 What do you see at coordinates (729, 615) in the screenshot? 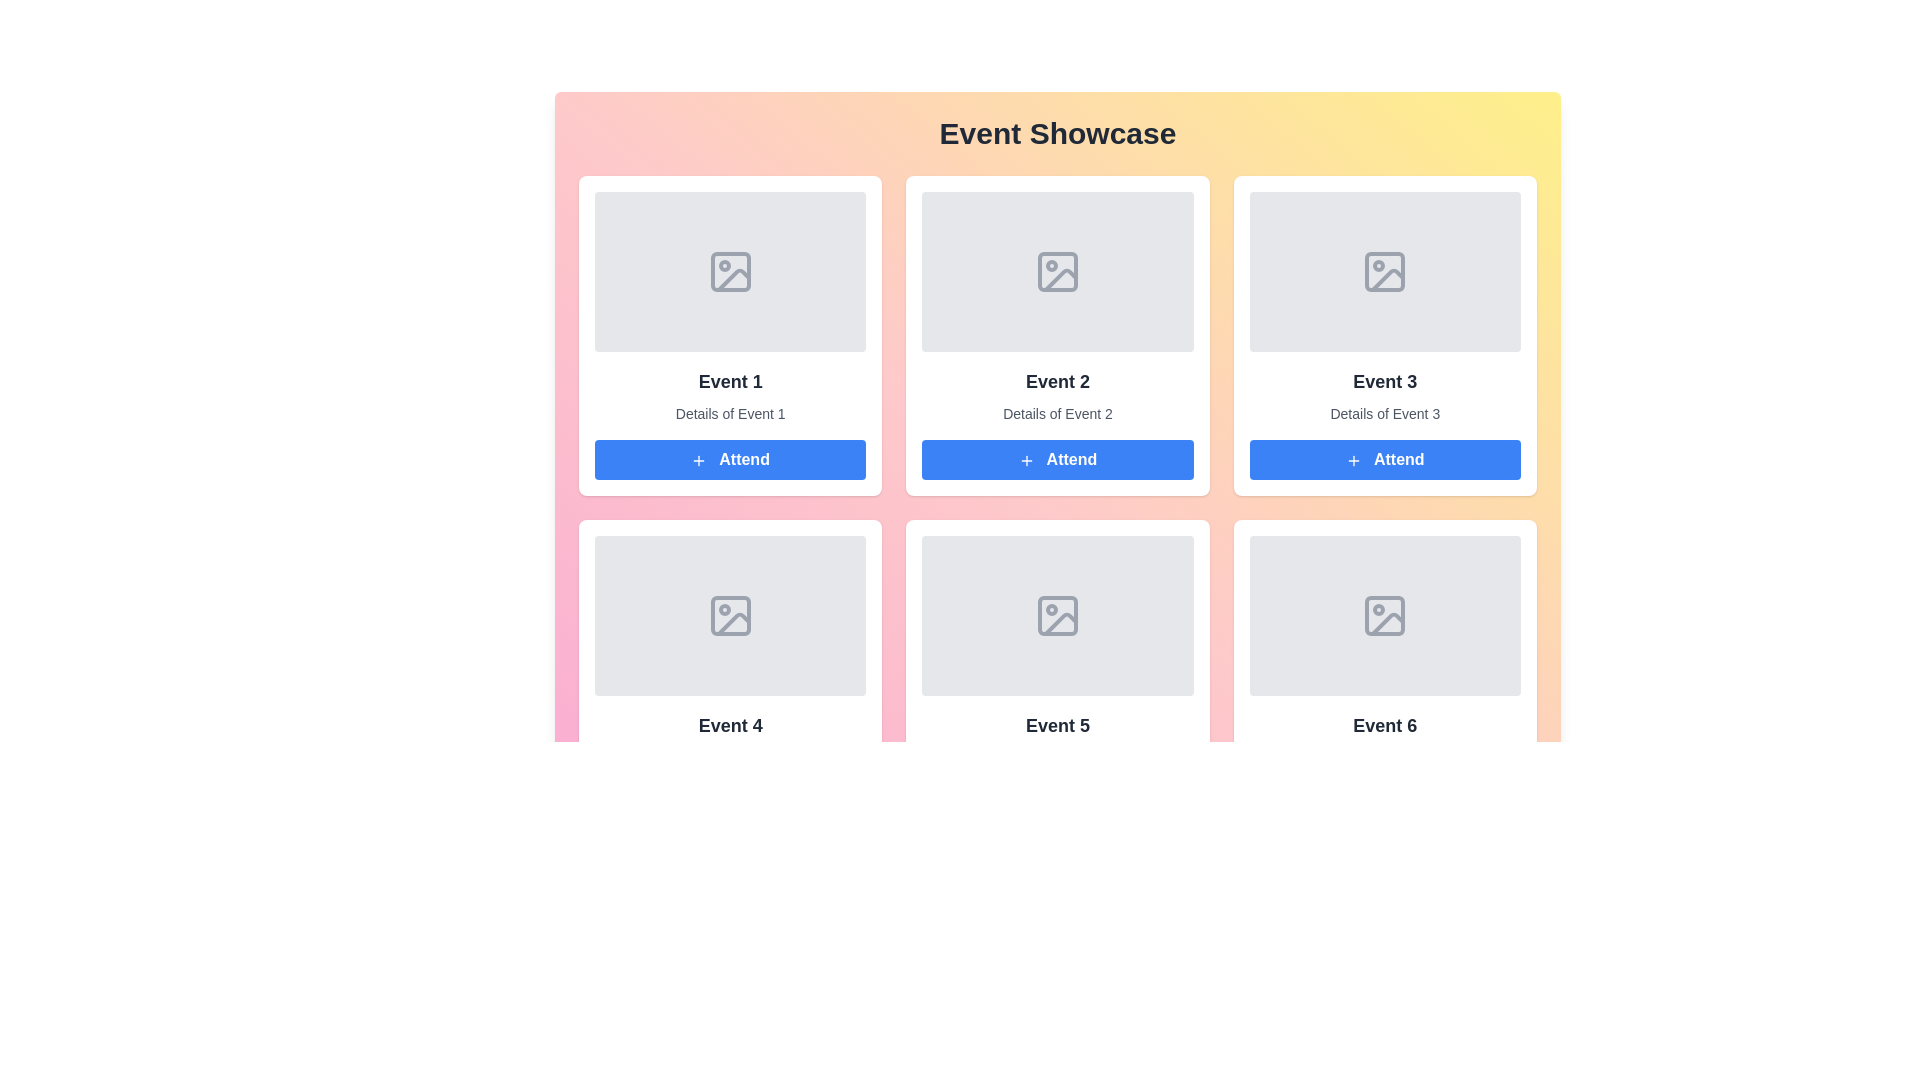
I see `the placeholder graphic icon located in the fourth card of the layout grid for 'Event 4', which is a pictorial icon representing a generic image with a thin gray outline` at bounding box center [729, 615].